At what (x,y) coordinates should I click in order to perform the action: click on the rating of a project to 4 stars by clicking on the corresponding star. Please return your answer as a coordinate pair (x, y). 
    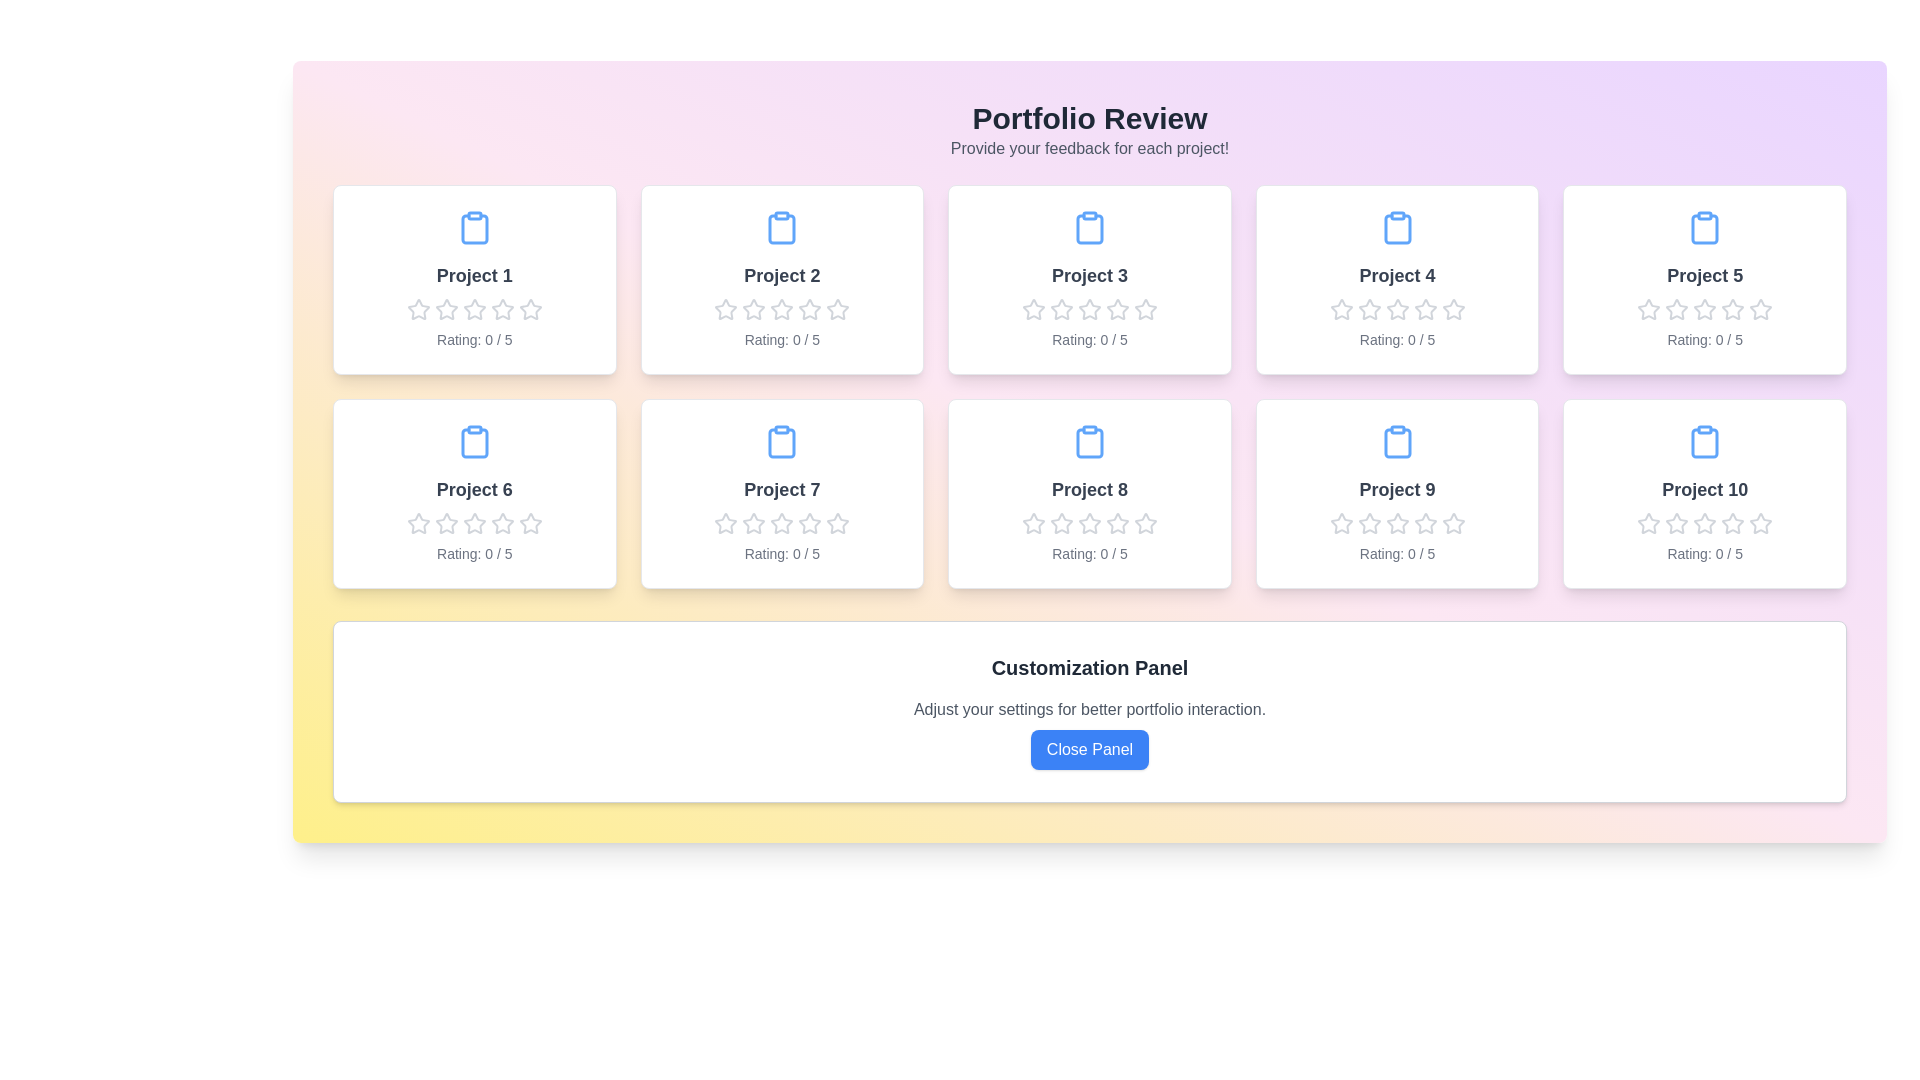
    Looking at the image, I should click on (502, 309).